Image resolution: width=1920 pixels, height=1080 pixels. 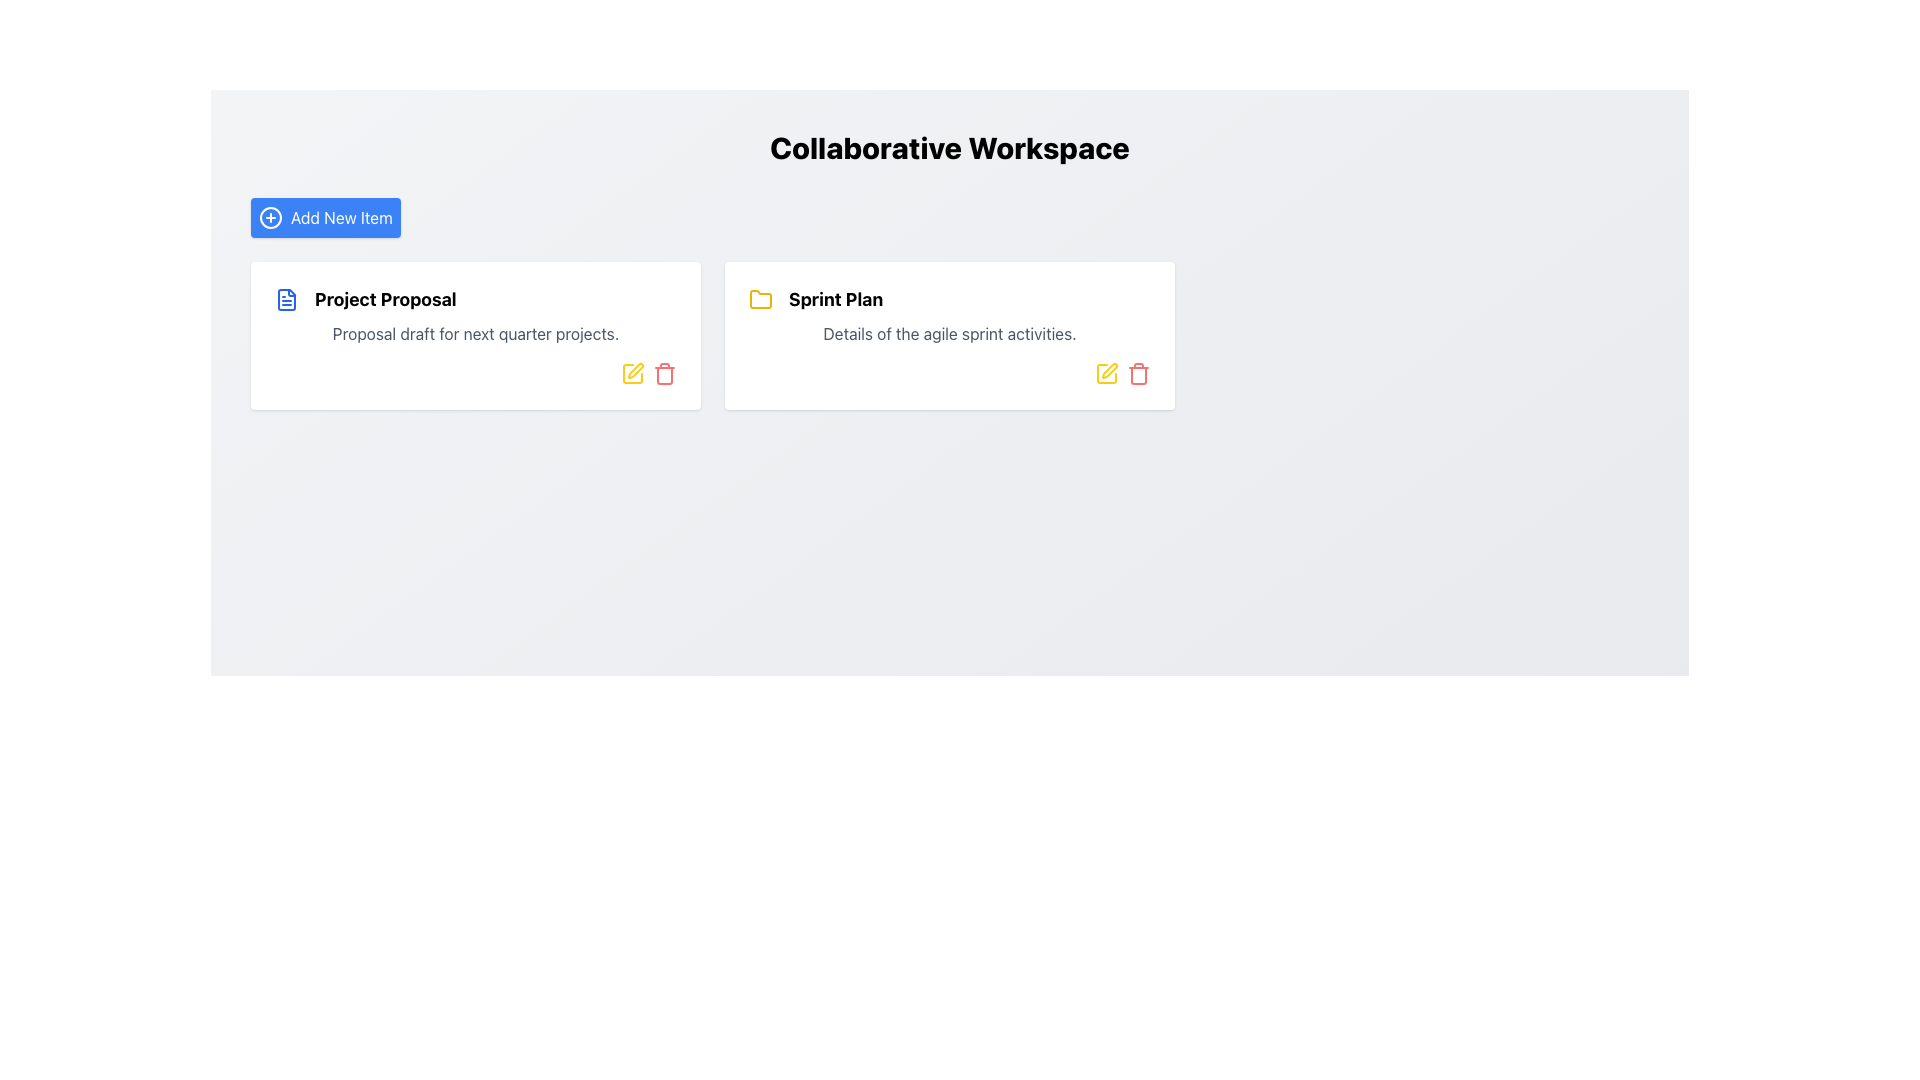 I want to click on the header text element that summarizes the purpose of the collaborative workspace, positioned at the top of the visible content above the 'Add New Item' button, so click(x=949, y=146).